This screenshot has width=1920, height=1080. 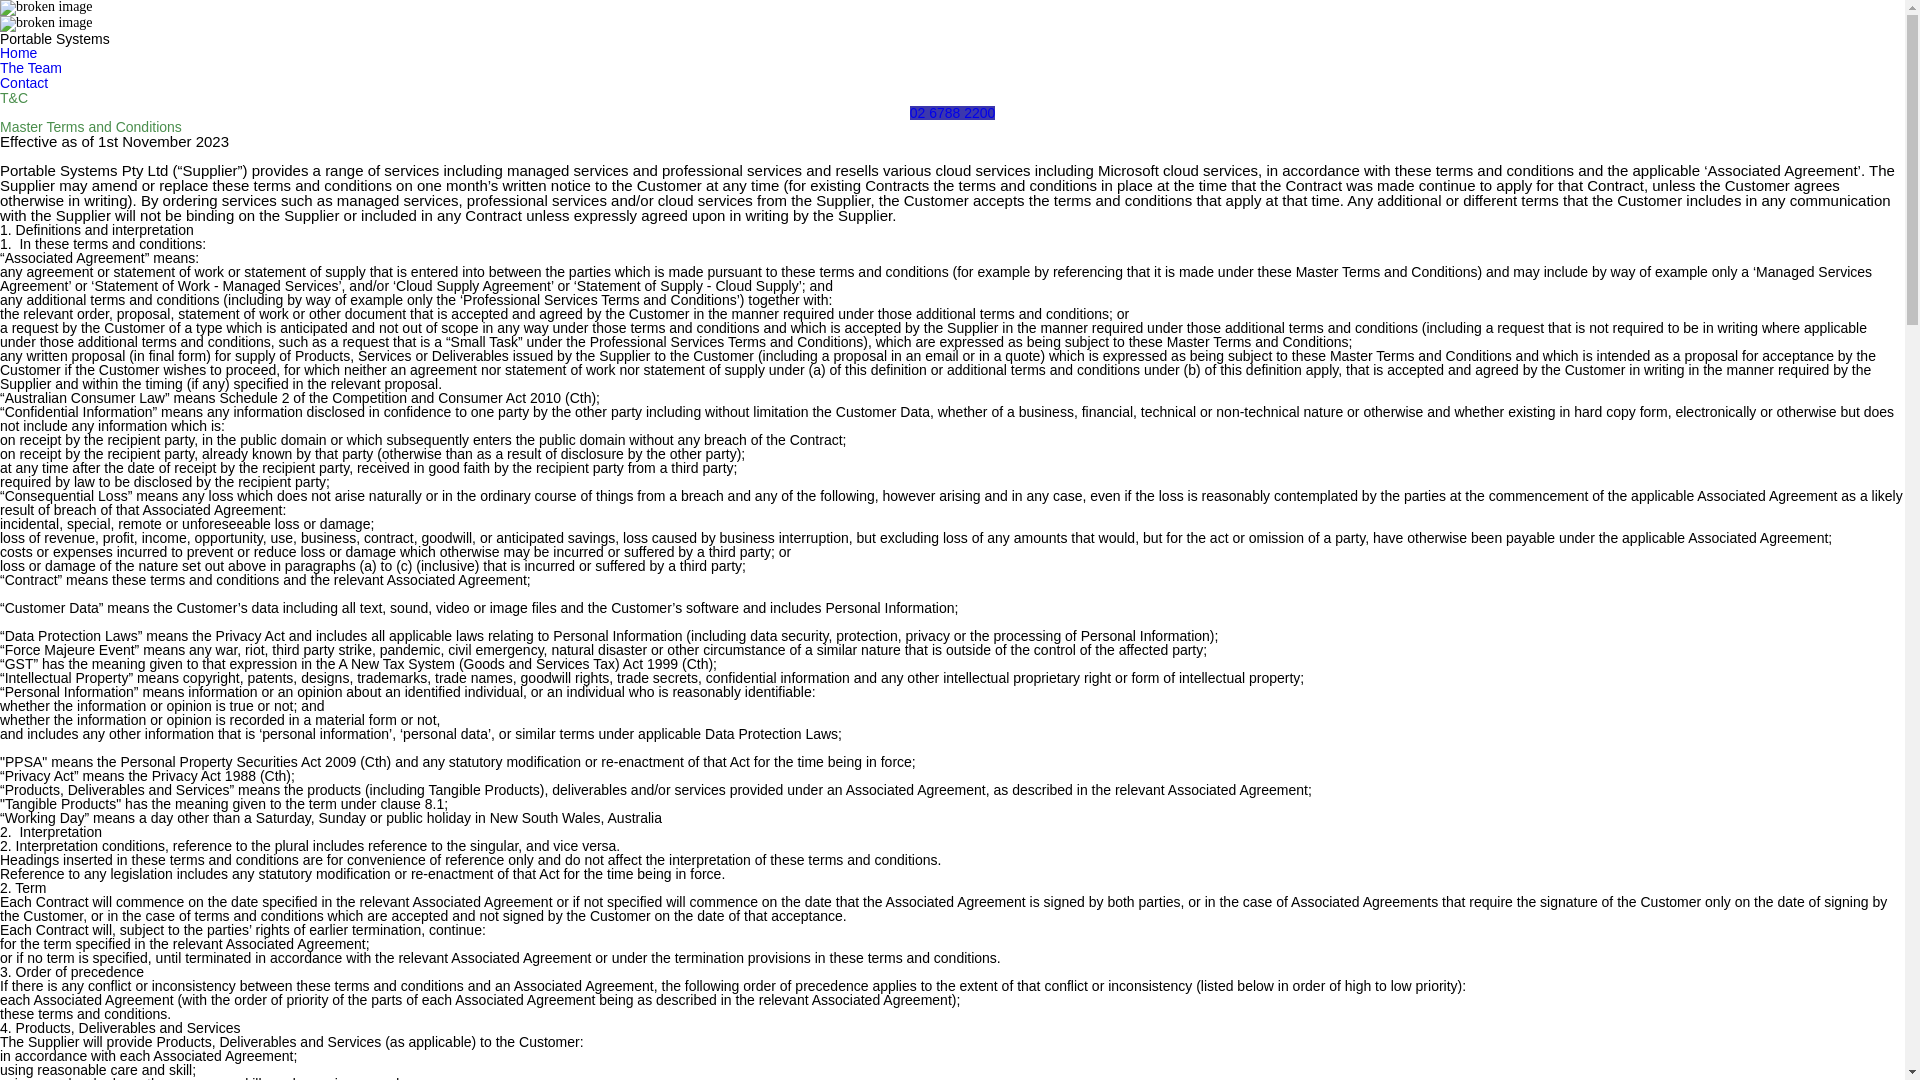 I want to click on '02 6788 2200', so click(x=952, y=112).